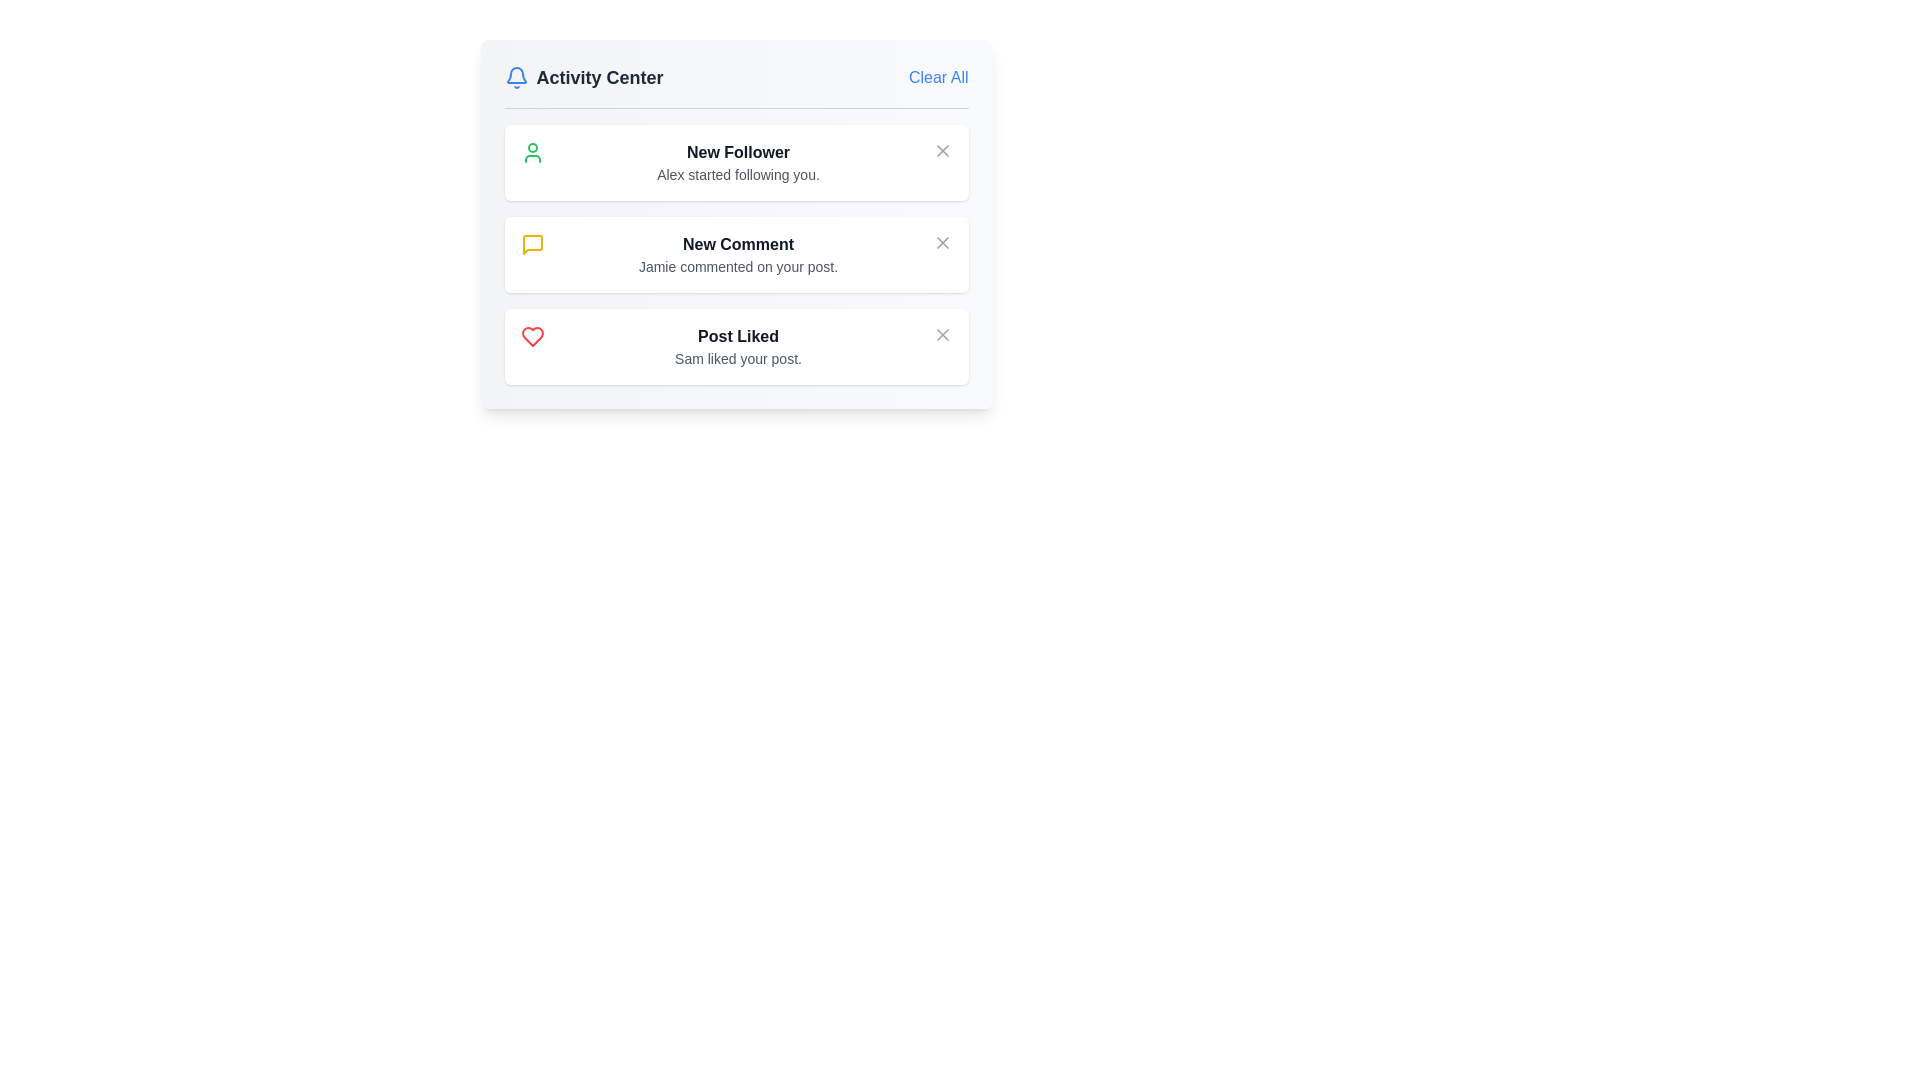 Image resolution: width=1920 pixels, height=1080 pixels. I want to click on the small interactive 'X' button on the far right of the 'Post Liked' notification card in the 'Activity Center' interface, so click(941, 334).